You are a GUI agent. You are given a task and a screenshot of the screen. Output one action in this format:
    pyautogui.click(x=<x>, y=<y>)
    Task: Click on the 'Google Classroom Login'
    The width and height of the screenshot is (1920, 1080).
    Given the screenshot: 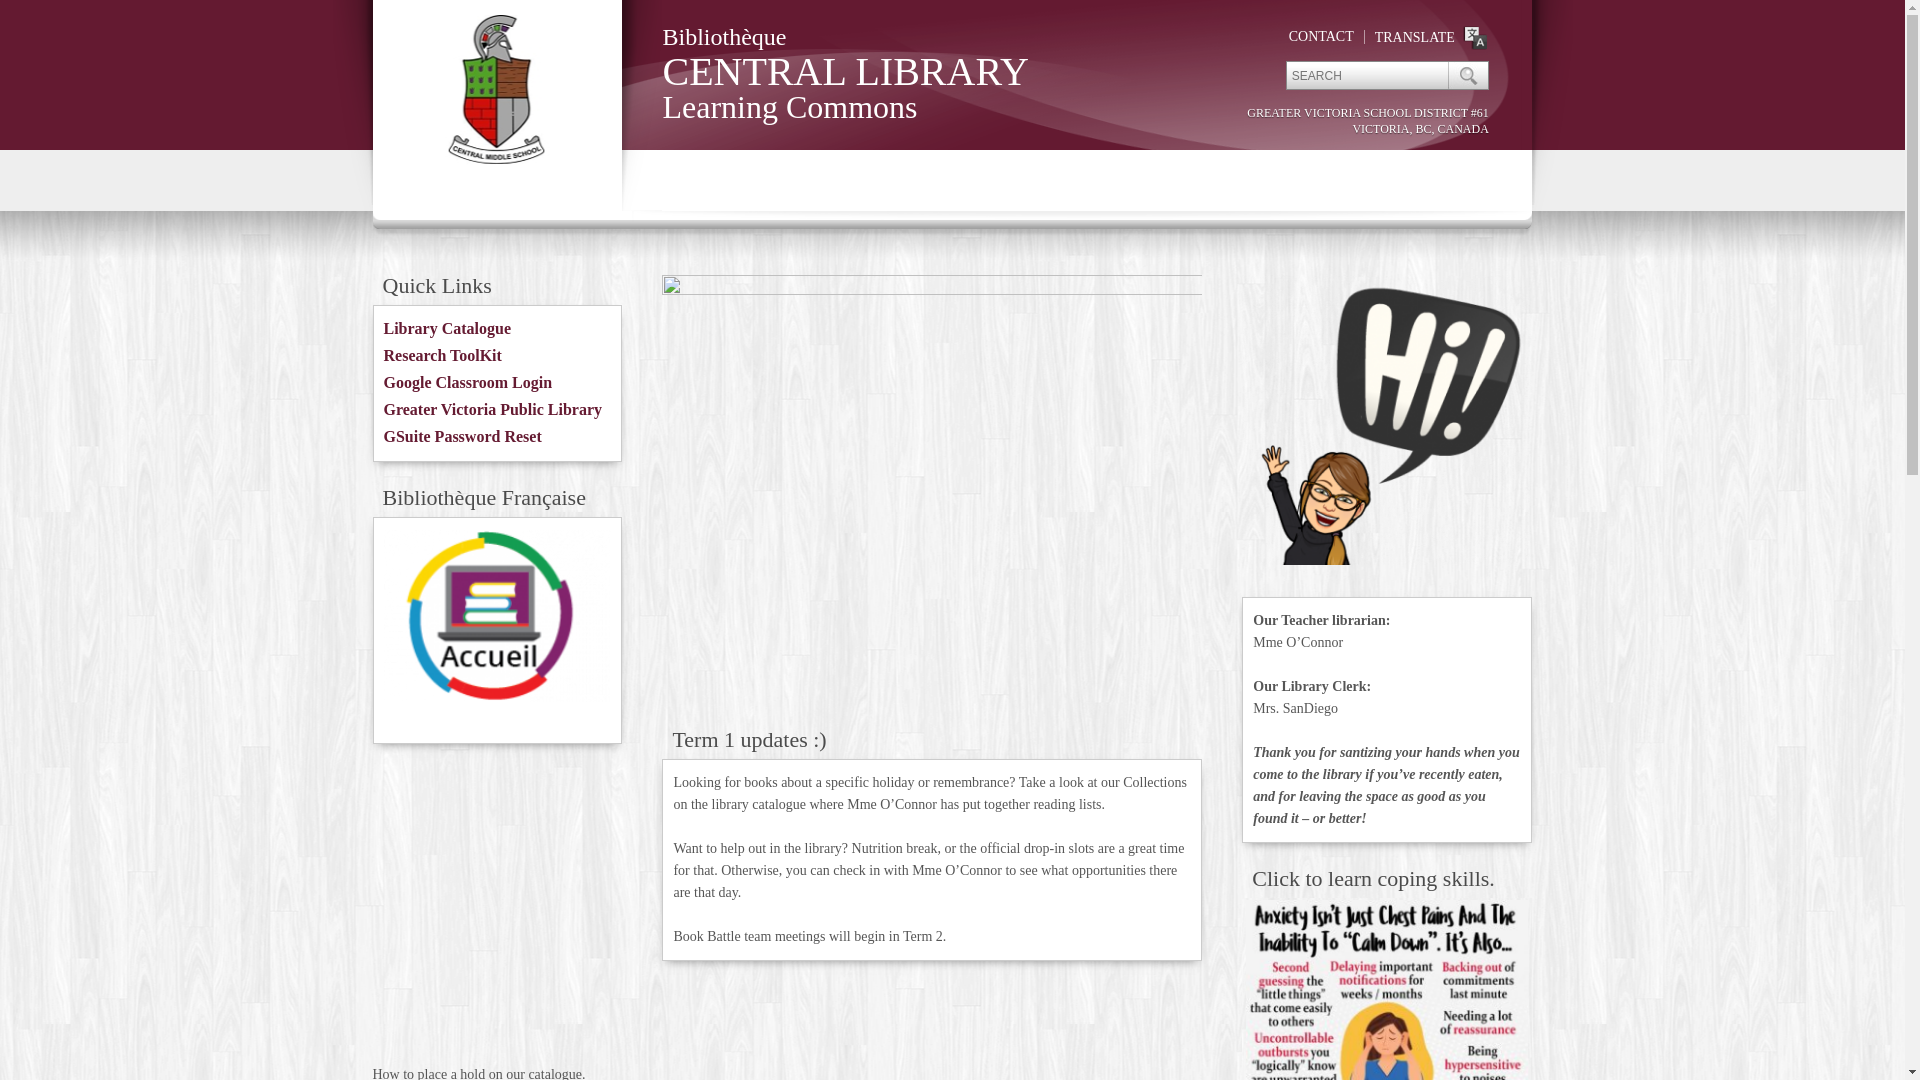 What is the action you would take?
    pyautogui.click(x=467, y=382)
    